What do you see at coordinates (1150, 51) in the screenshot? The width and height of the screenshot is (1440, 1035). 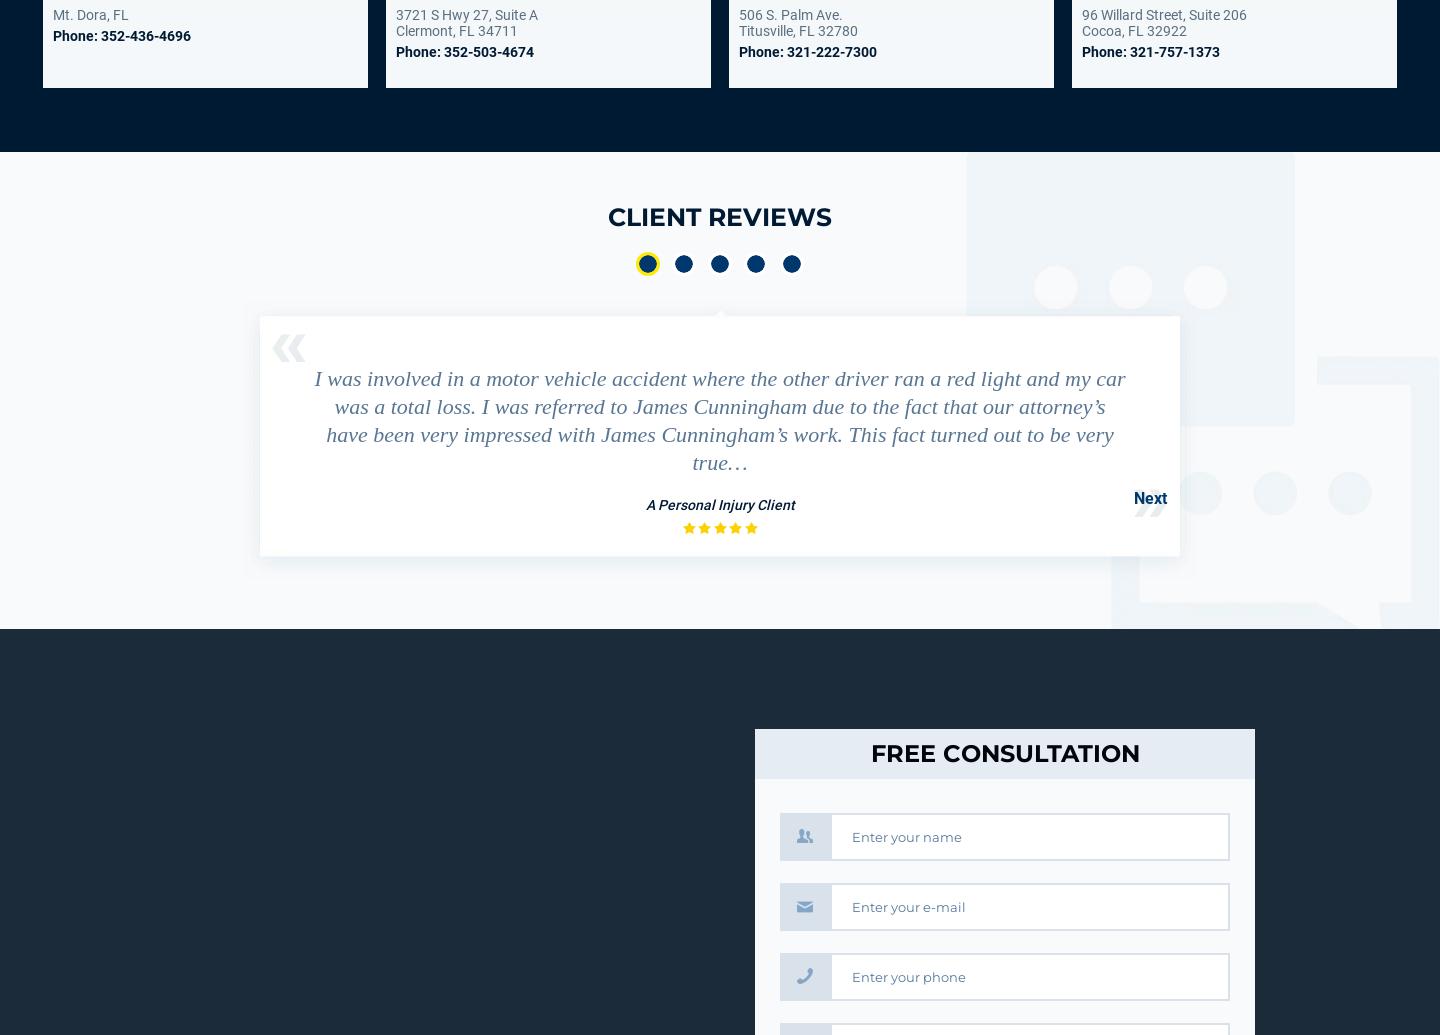 I see `'Phone: 321-757-1373'` at bounding box center [1150, 51].